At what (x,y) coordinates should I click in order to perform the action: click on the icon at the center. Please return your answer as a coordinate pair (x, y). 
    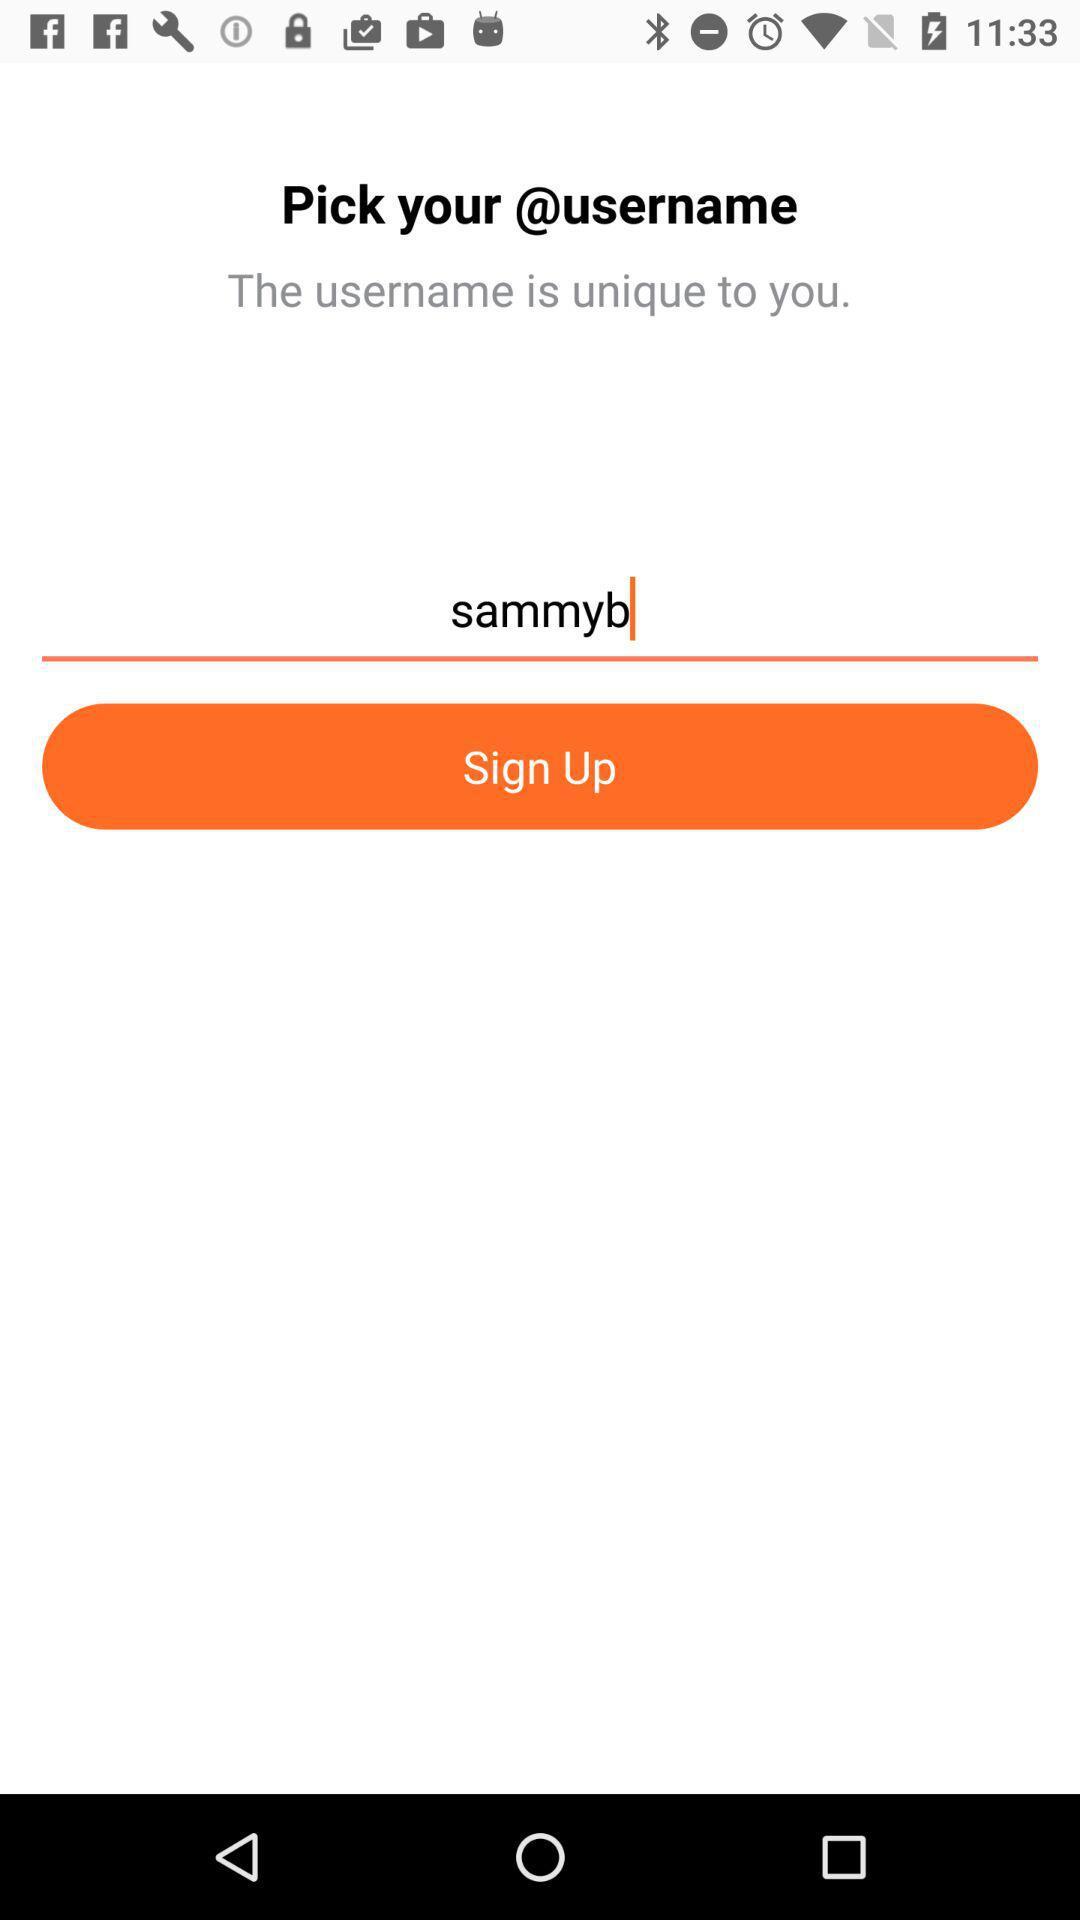
    Looking at the image, I should click on (540, 765).